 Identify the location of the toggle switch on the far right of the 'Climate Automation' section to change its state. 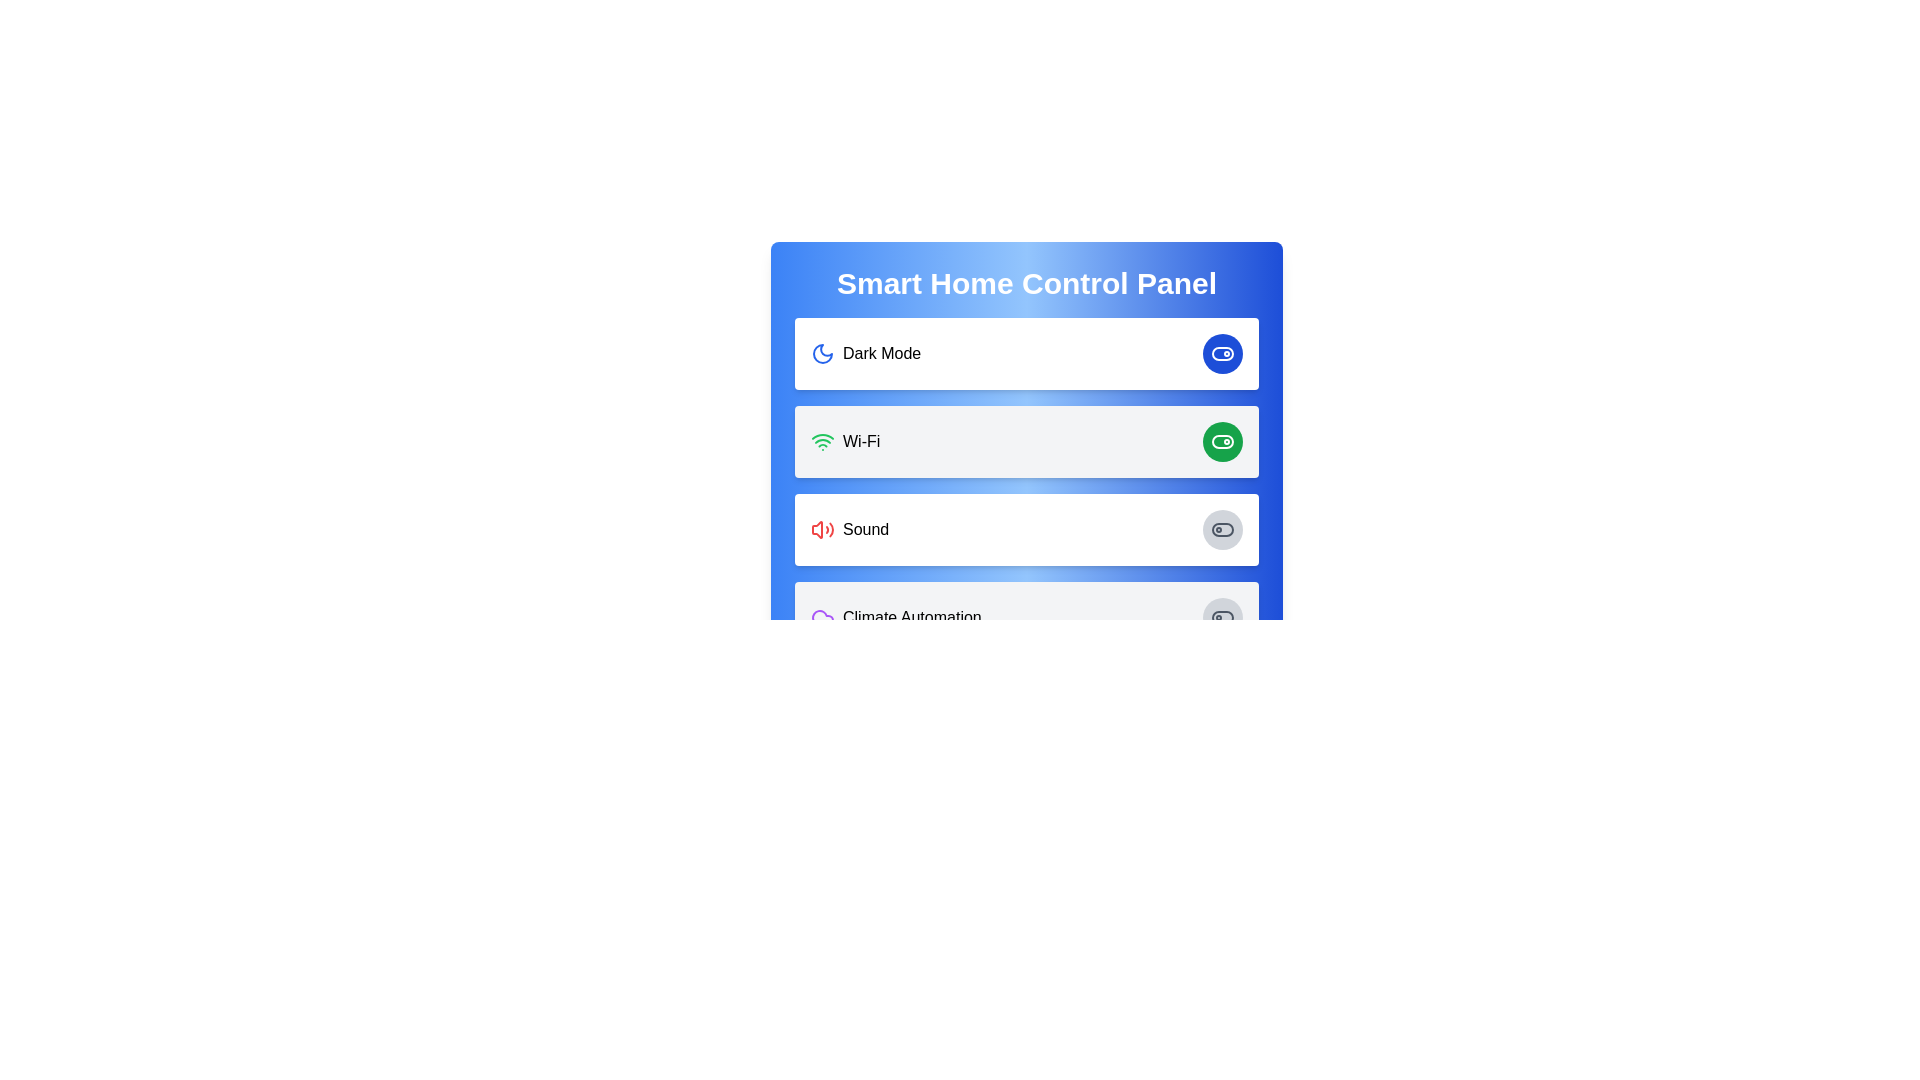
(1222, 616).